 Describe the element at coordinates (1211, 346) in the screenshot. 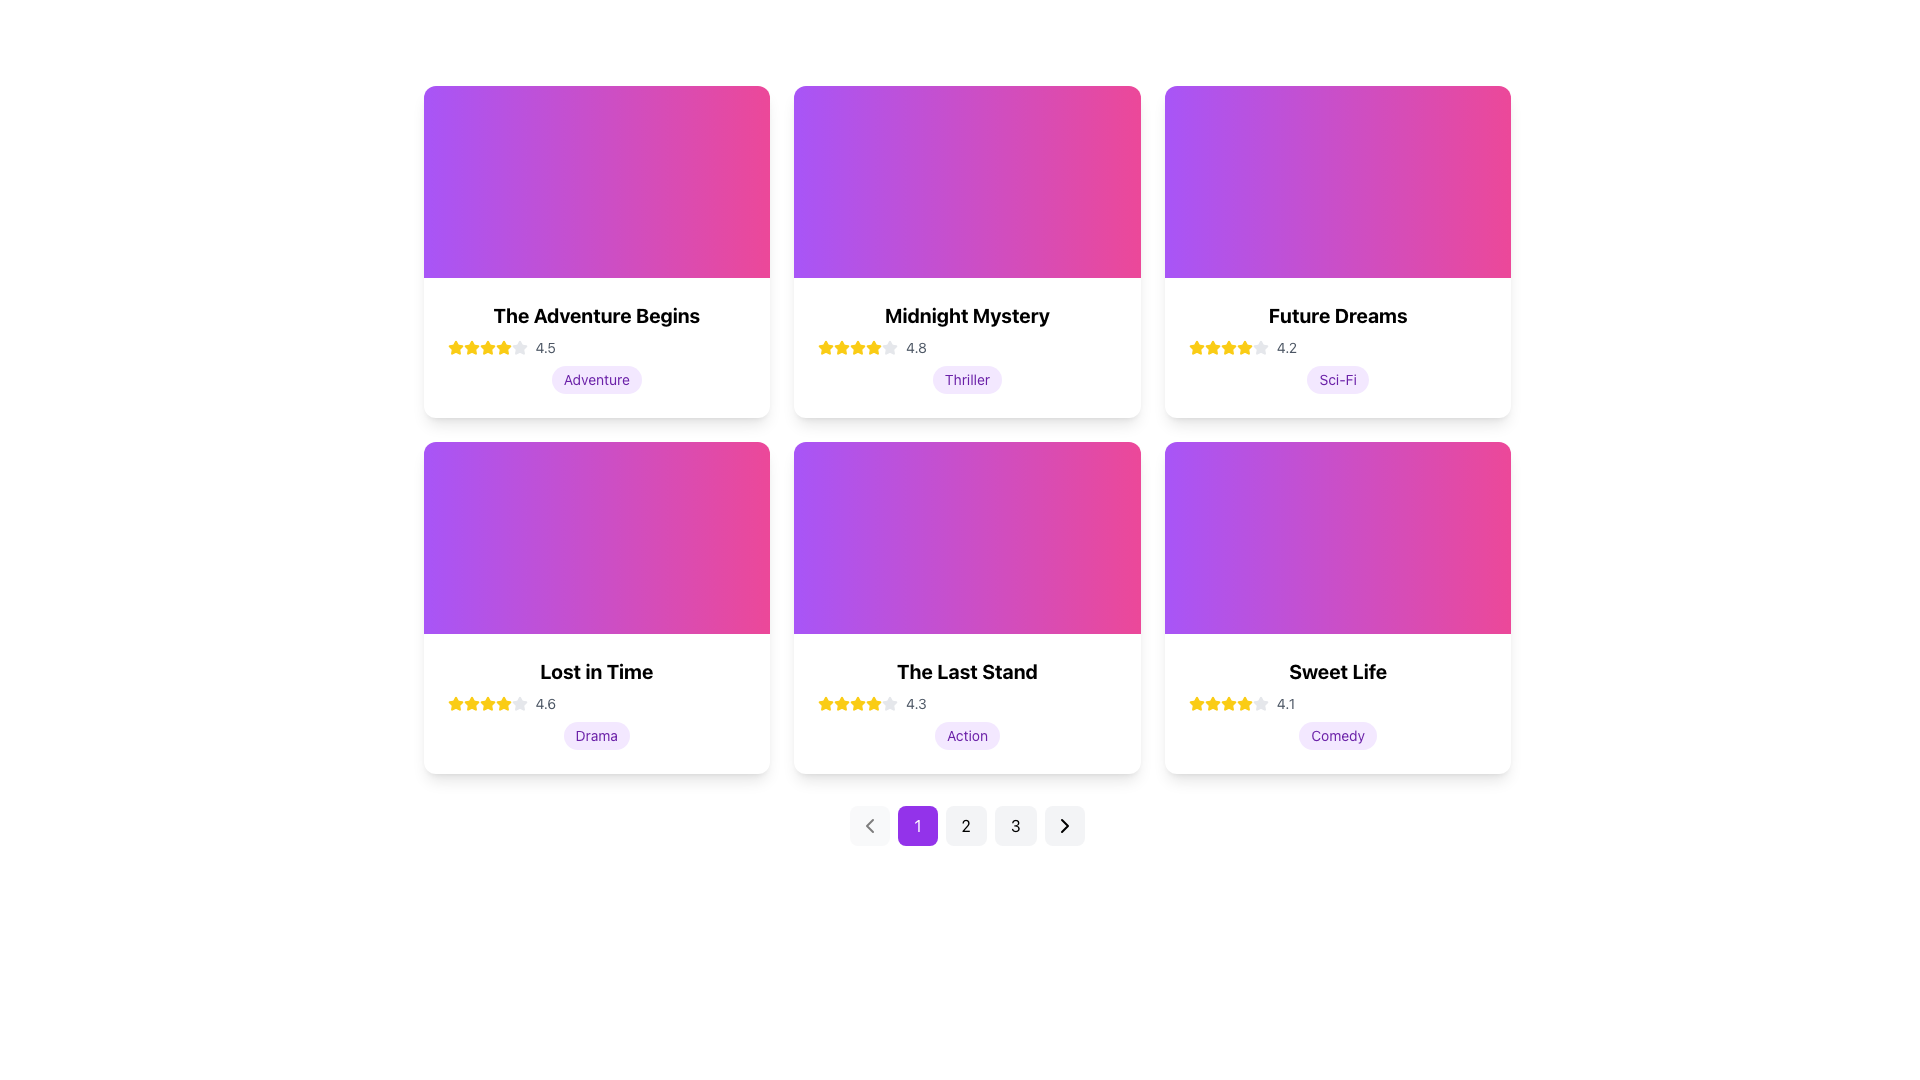

I see `the third star in the rating system for the card titled 'Future Dreams', located to the left of the rating text '4.2'` at that location.